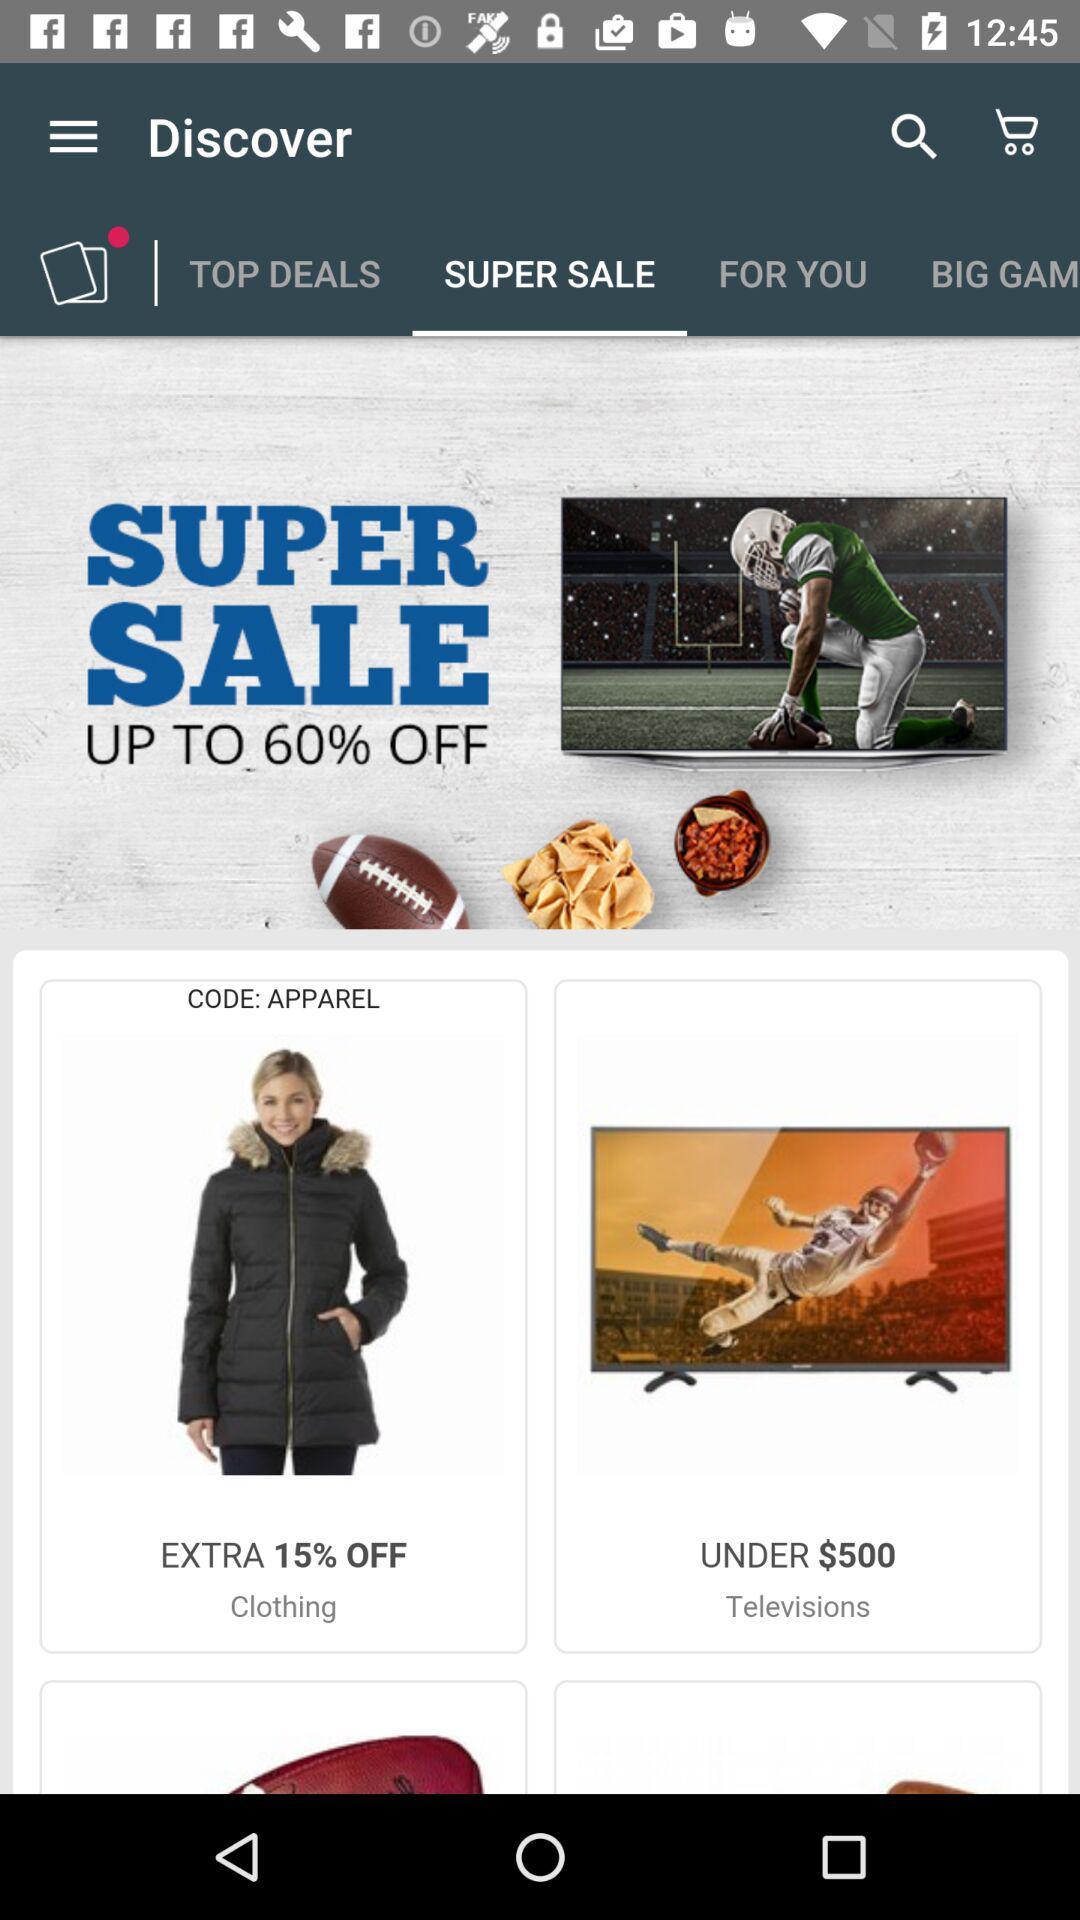  I want to click on the icon beside top deals, so click(72, 272).